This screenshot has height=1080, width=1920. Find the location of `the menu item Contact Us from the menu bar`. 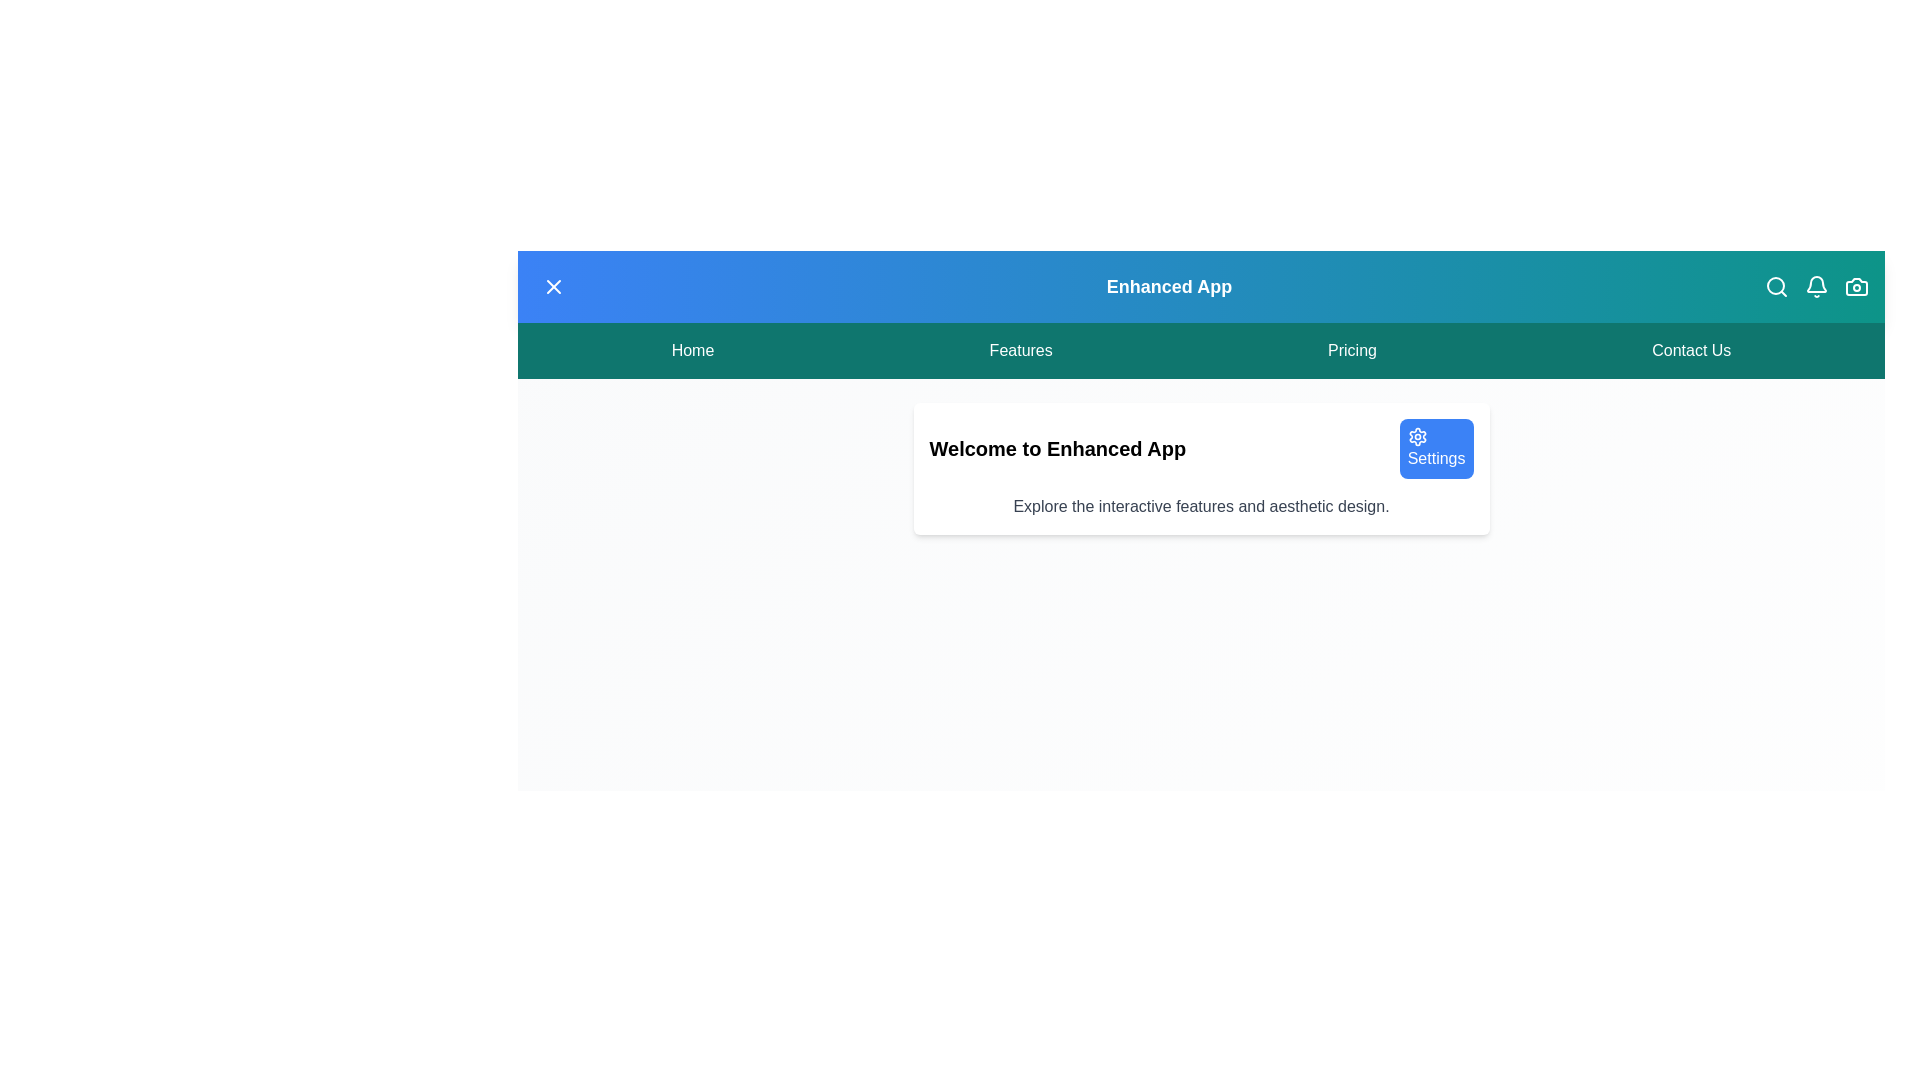

the menu item Contact Us from the menu bar is located at coordinates (1690, 350).